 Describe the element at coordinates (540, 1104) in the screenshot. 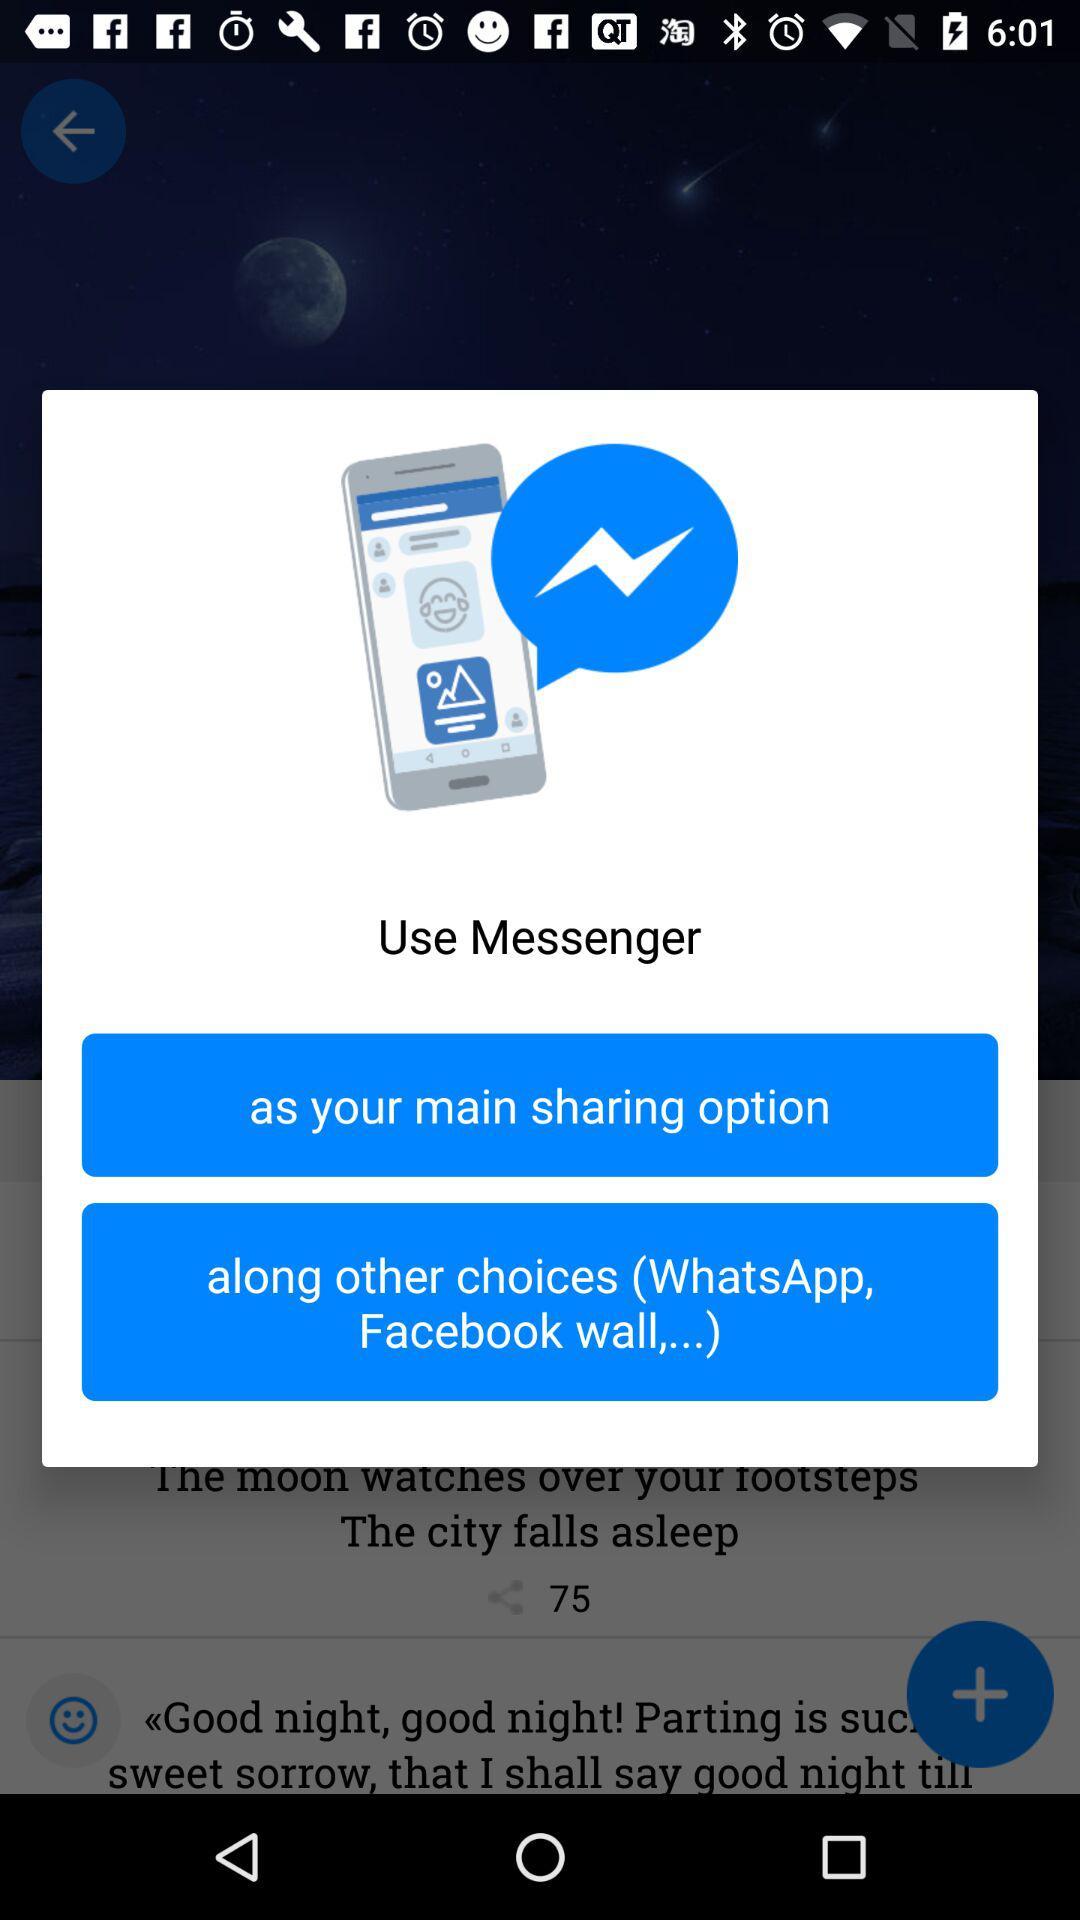

I see `the as your main icon` at that location.